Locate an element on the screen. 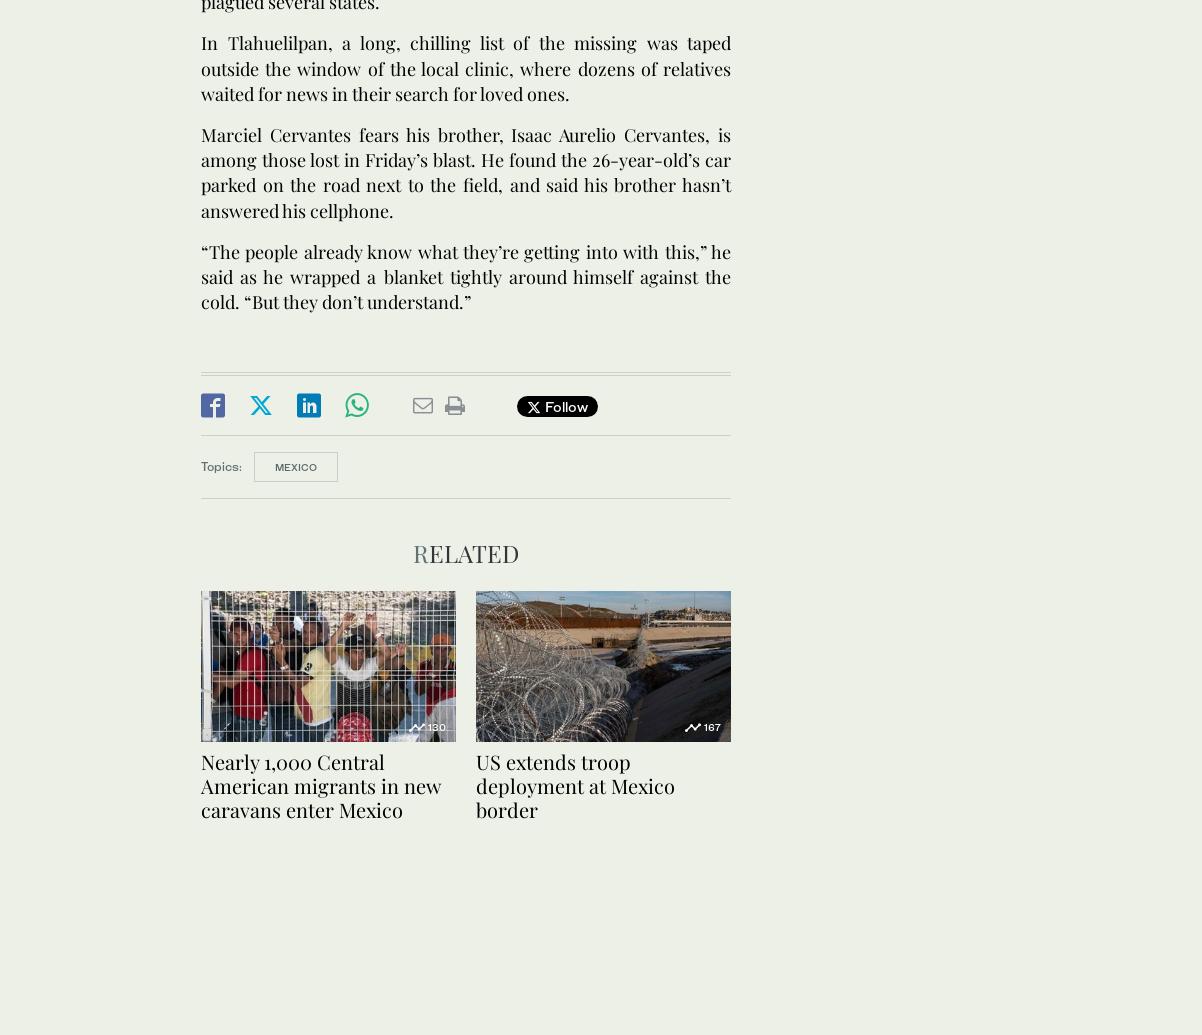  'Related' is located at coordinates (465, 550).